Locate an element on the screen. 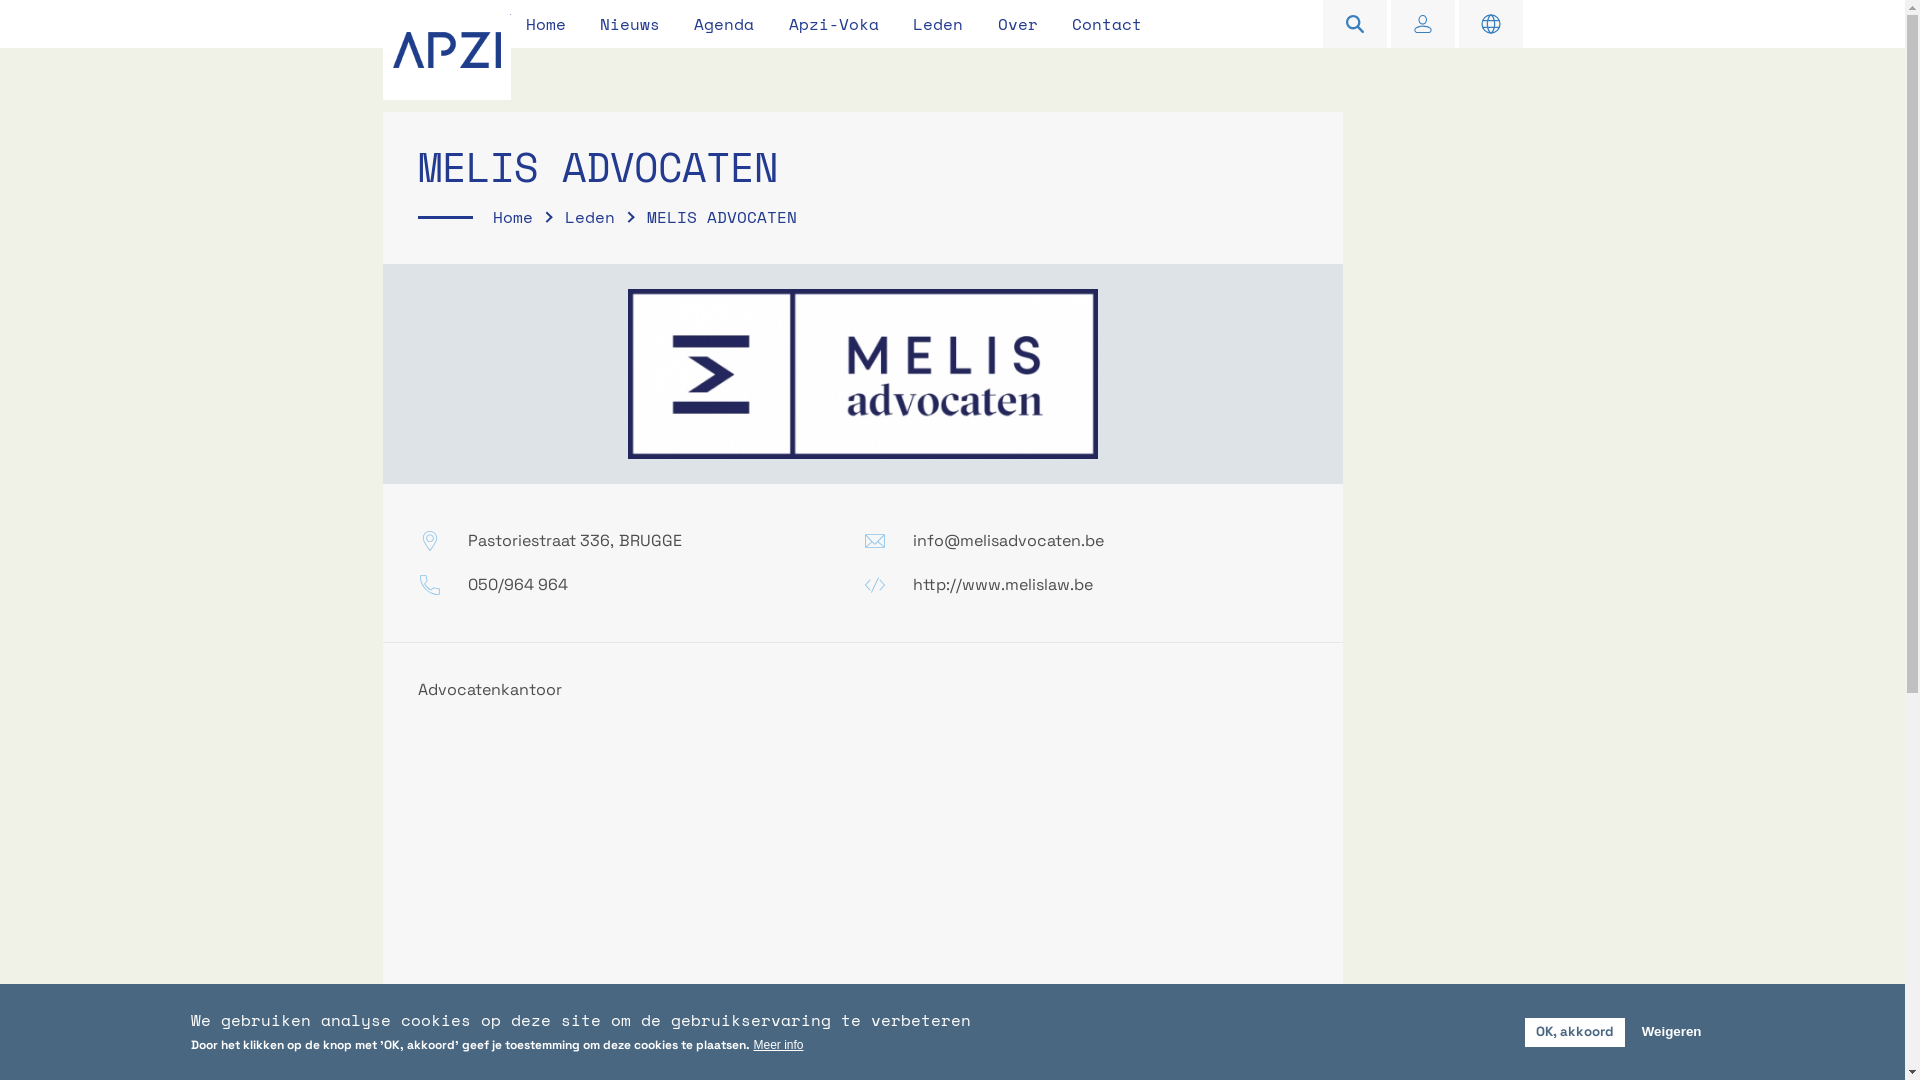 This screenshot has width=1920, height=1080. 'Apzi-Voka' is located at coordinates (834, 23).